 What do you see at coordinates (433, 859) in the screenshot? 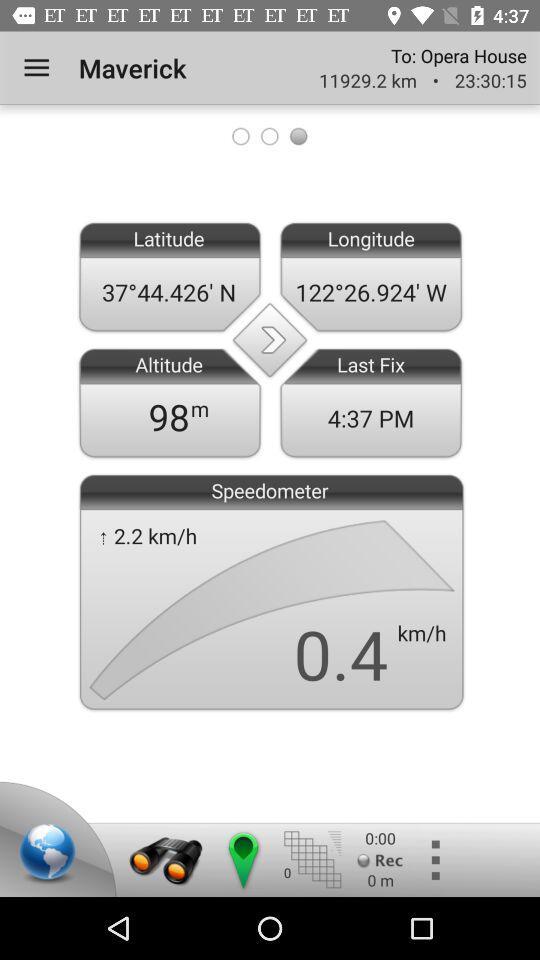
I see `display more options` at bounding box center [433, 859].